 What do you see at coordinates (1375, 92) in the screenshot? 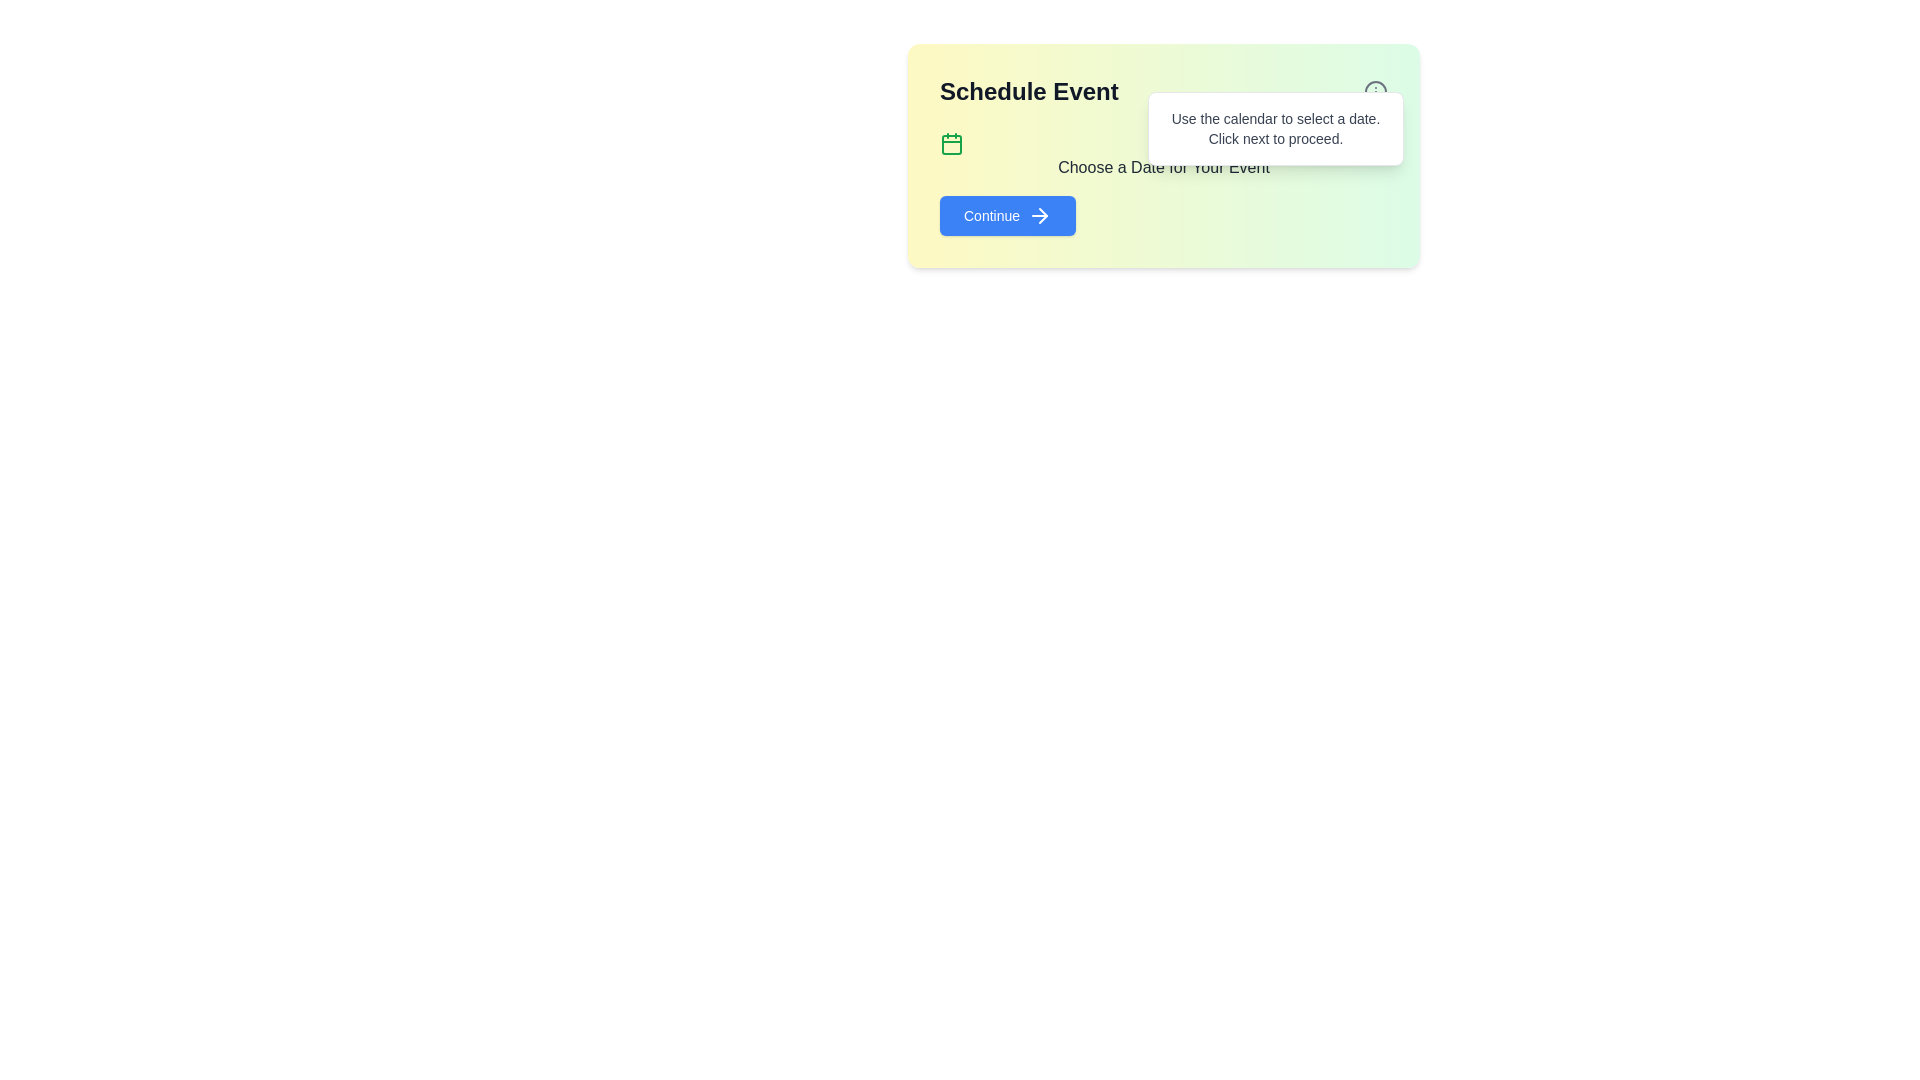
I see `circular graphic element within the tooltip of the 'Schedule Event' card, located in the top-right corner, by clicking on it` at bounding box center [1375, 92].